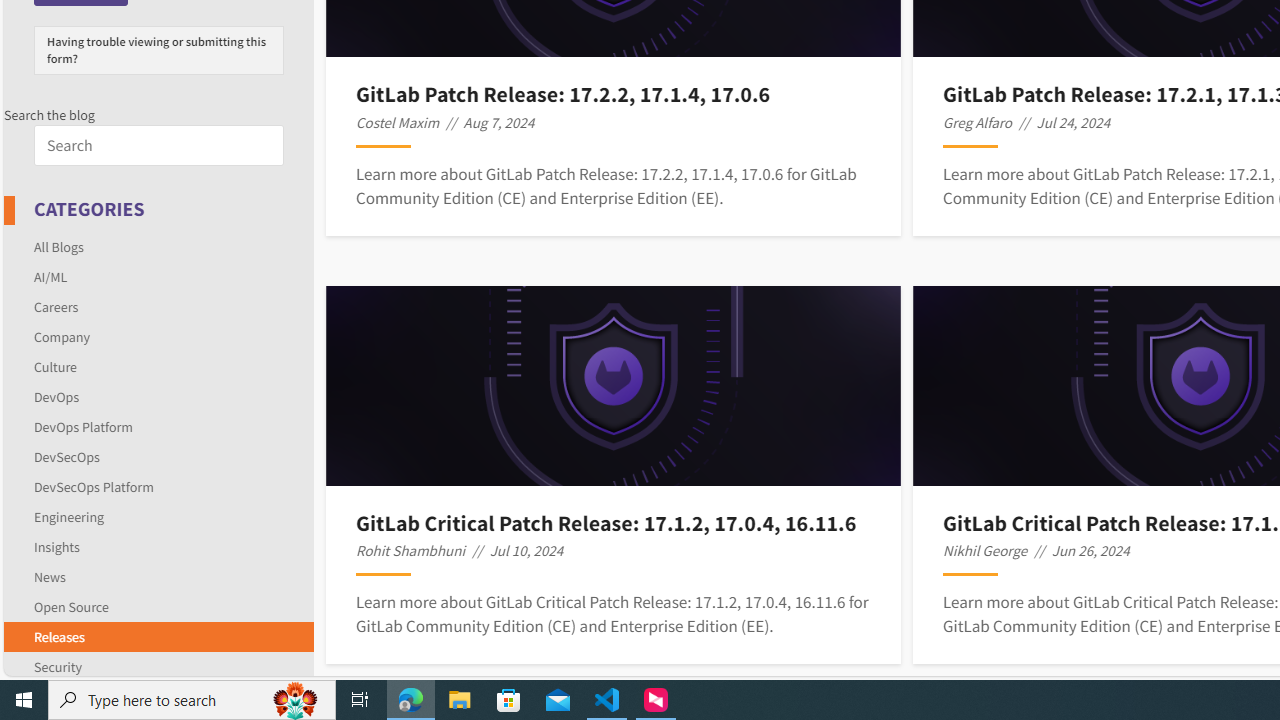 This screenshot has width=1280, height=720. Describe the element at coordinates (82, 425) in the screenshot. I see `'DevOps Platform'` at that location.